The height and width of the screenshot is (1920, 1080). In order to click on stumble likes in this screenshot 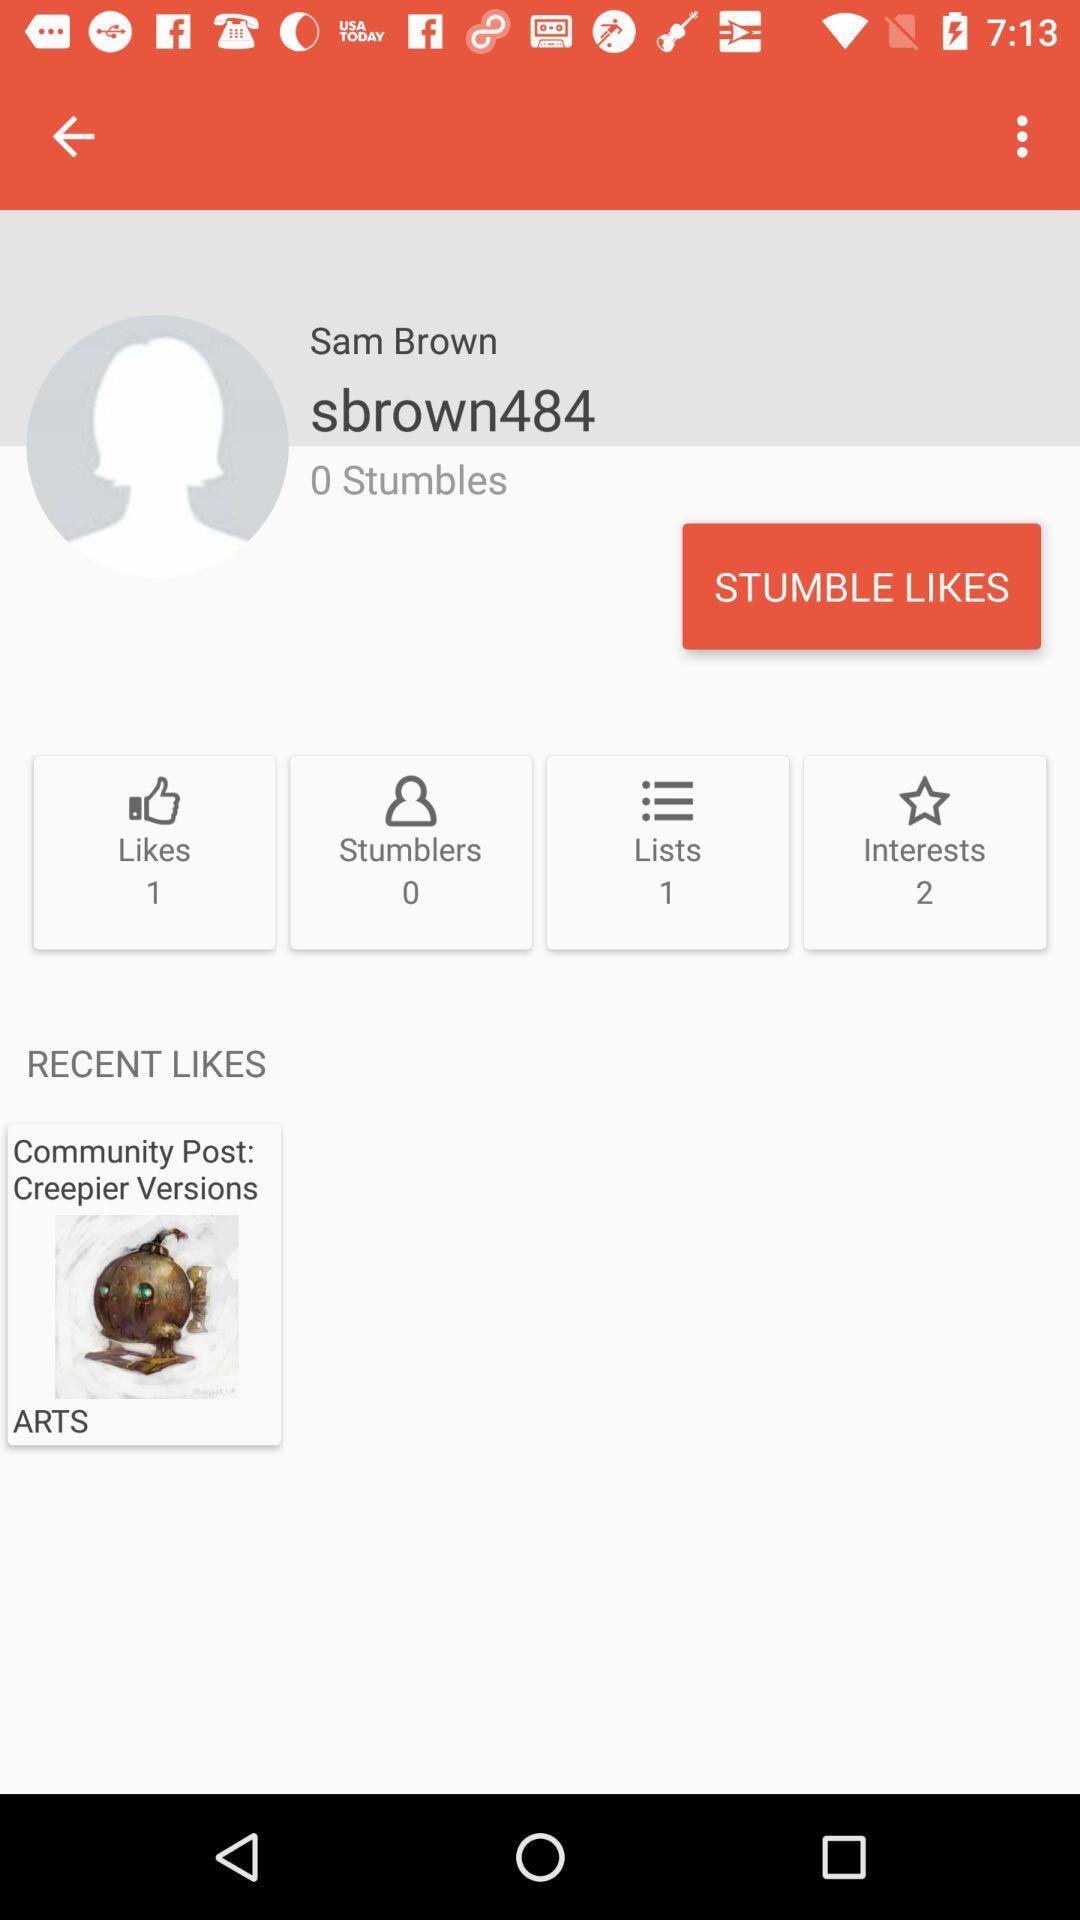, I will do `click(860, 585)`.